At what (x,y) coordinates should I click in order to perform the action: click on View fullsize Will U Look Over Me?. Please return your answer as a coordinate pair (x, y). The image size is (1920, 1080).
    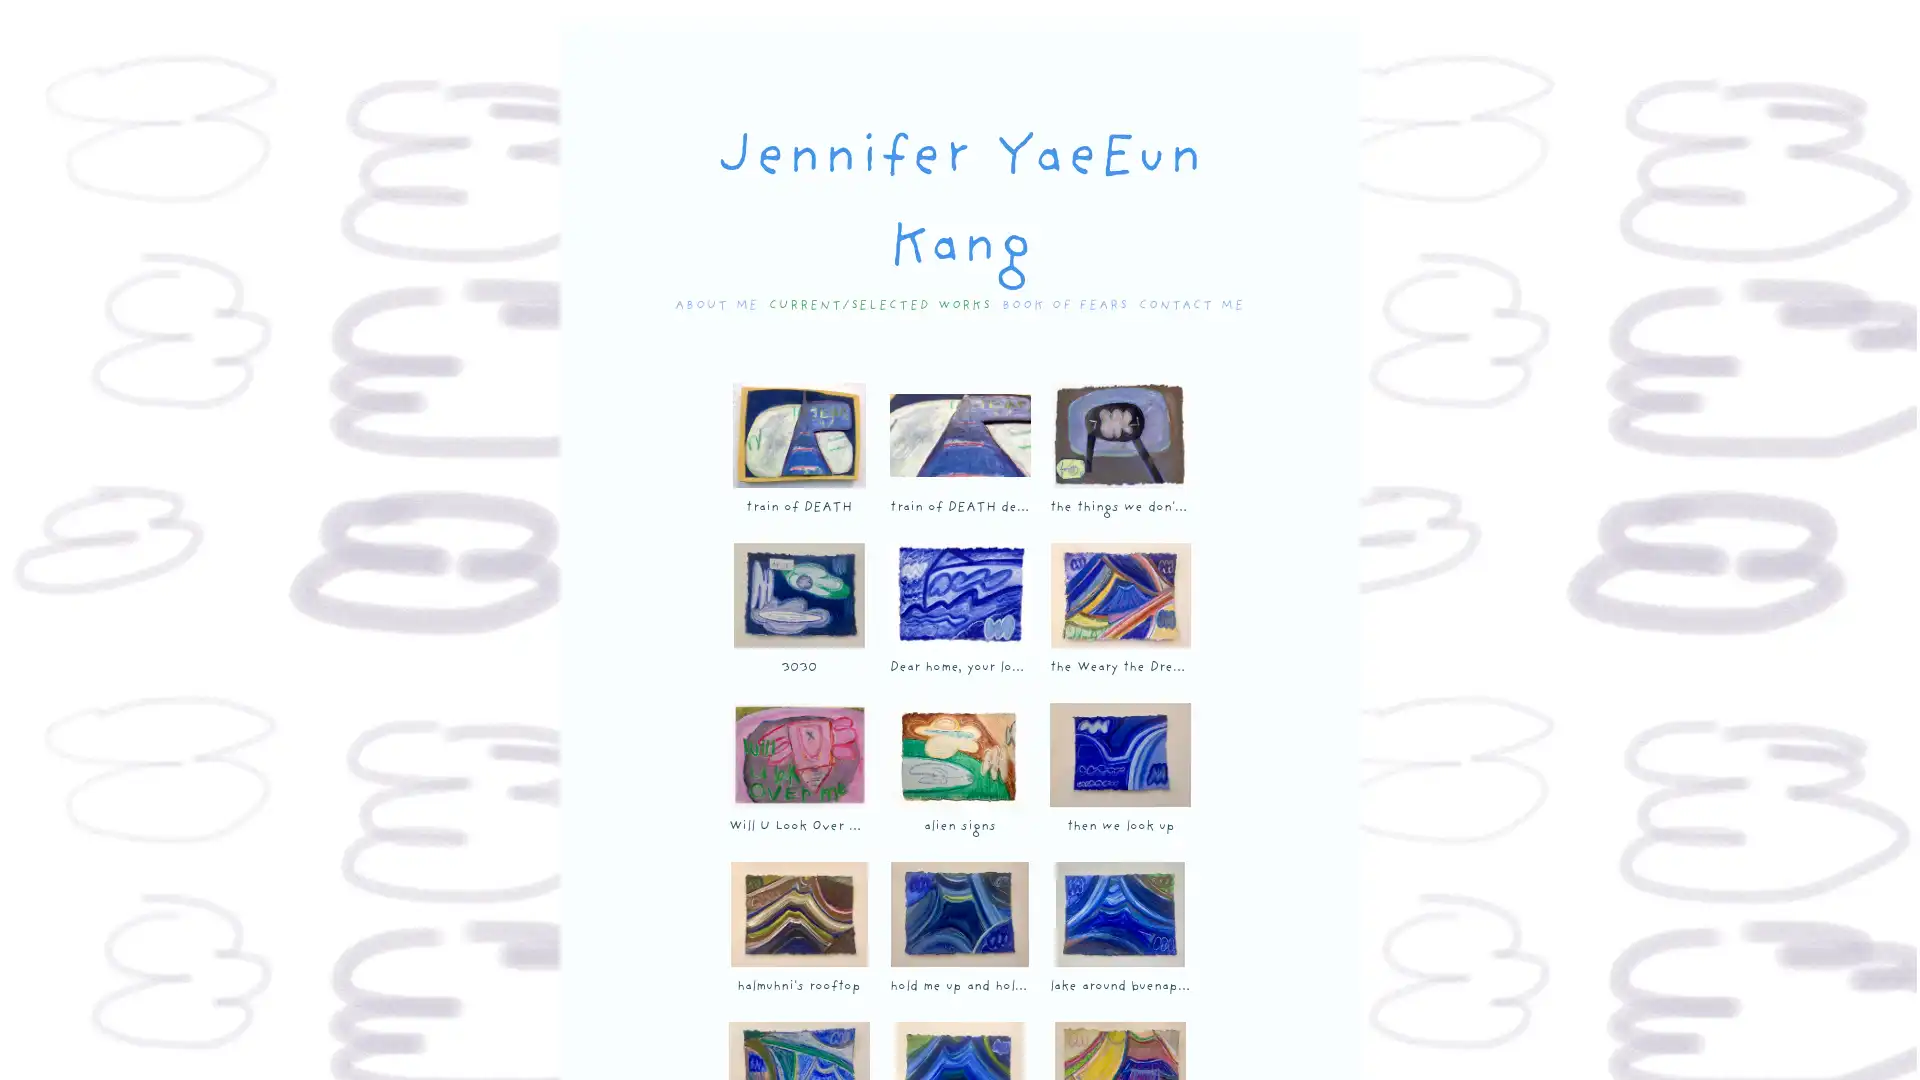
    Looking at the image, I should click on (797, 755).